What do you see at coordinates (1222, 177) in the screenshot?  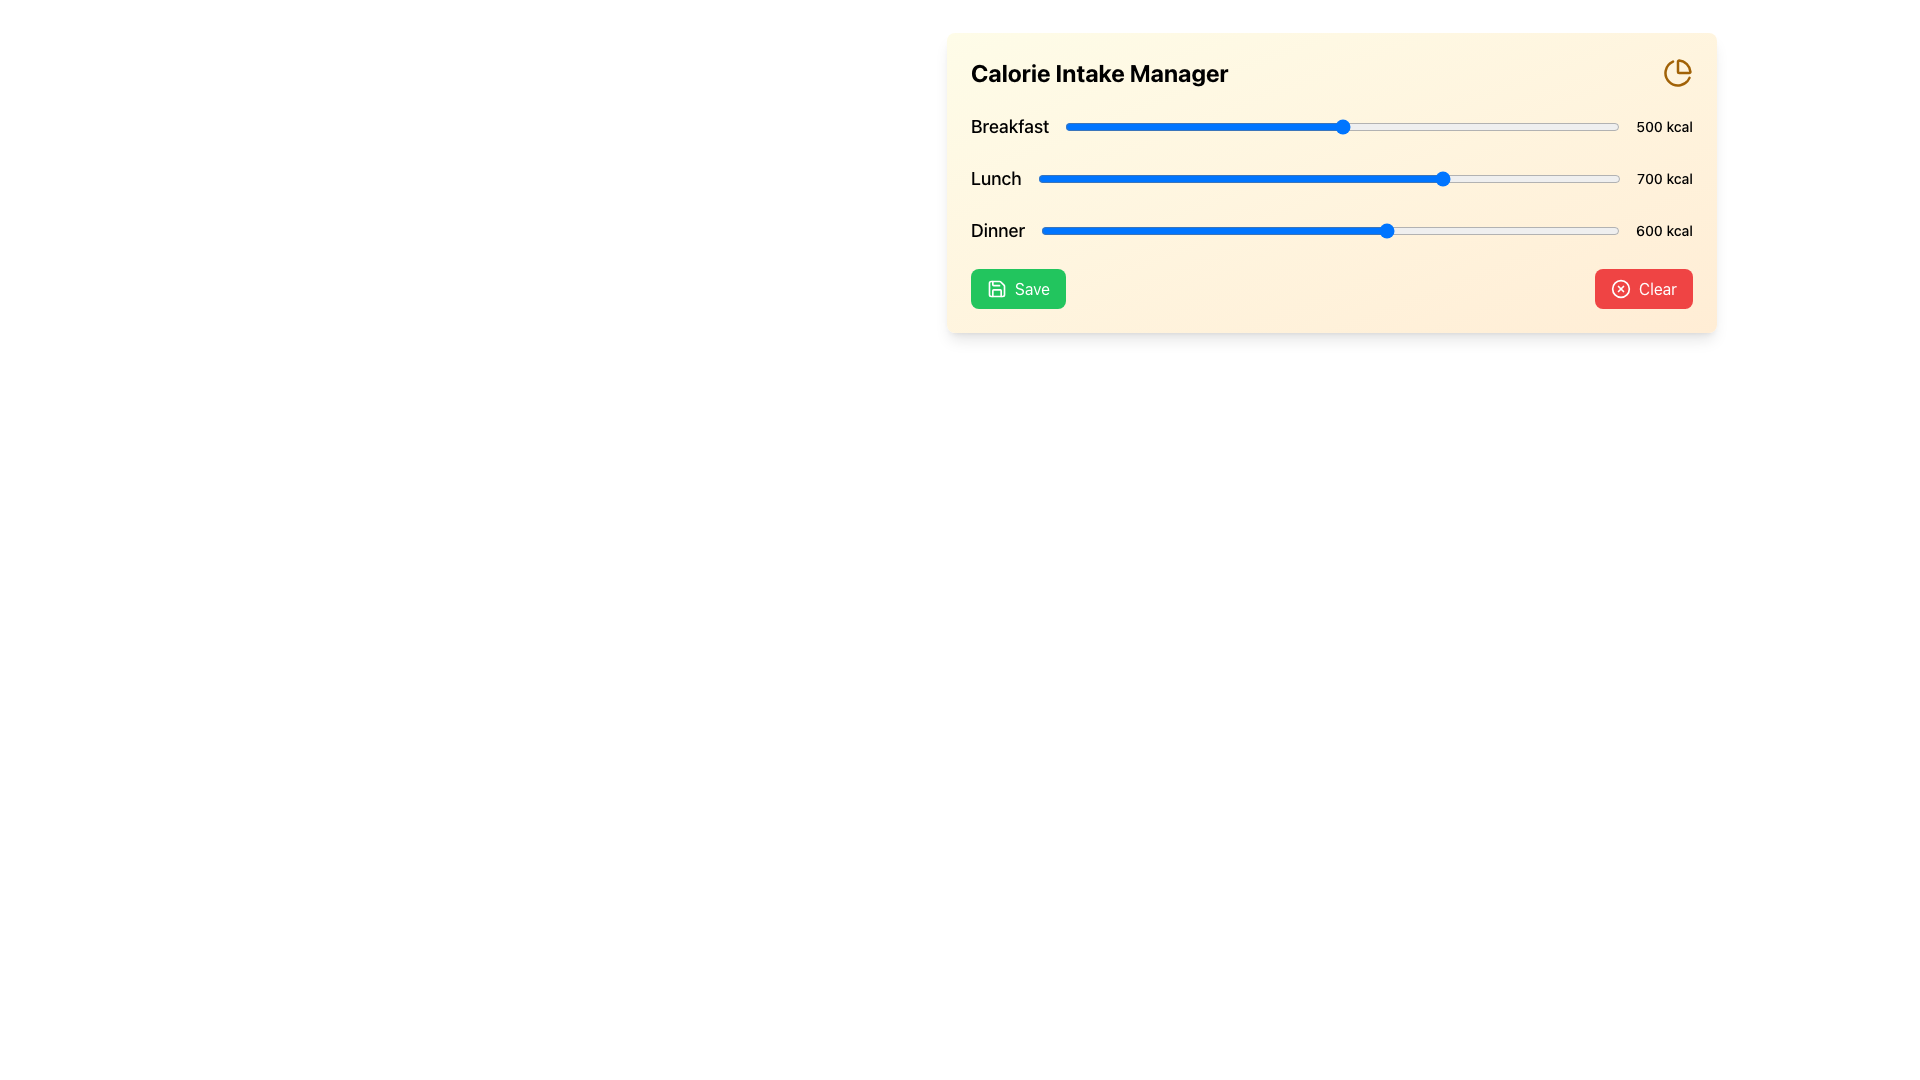 I see `the lunch kcal value` at bounding box center [1222, 177].